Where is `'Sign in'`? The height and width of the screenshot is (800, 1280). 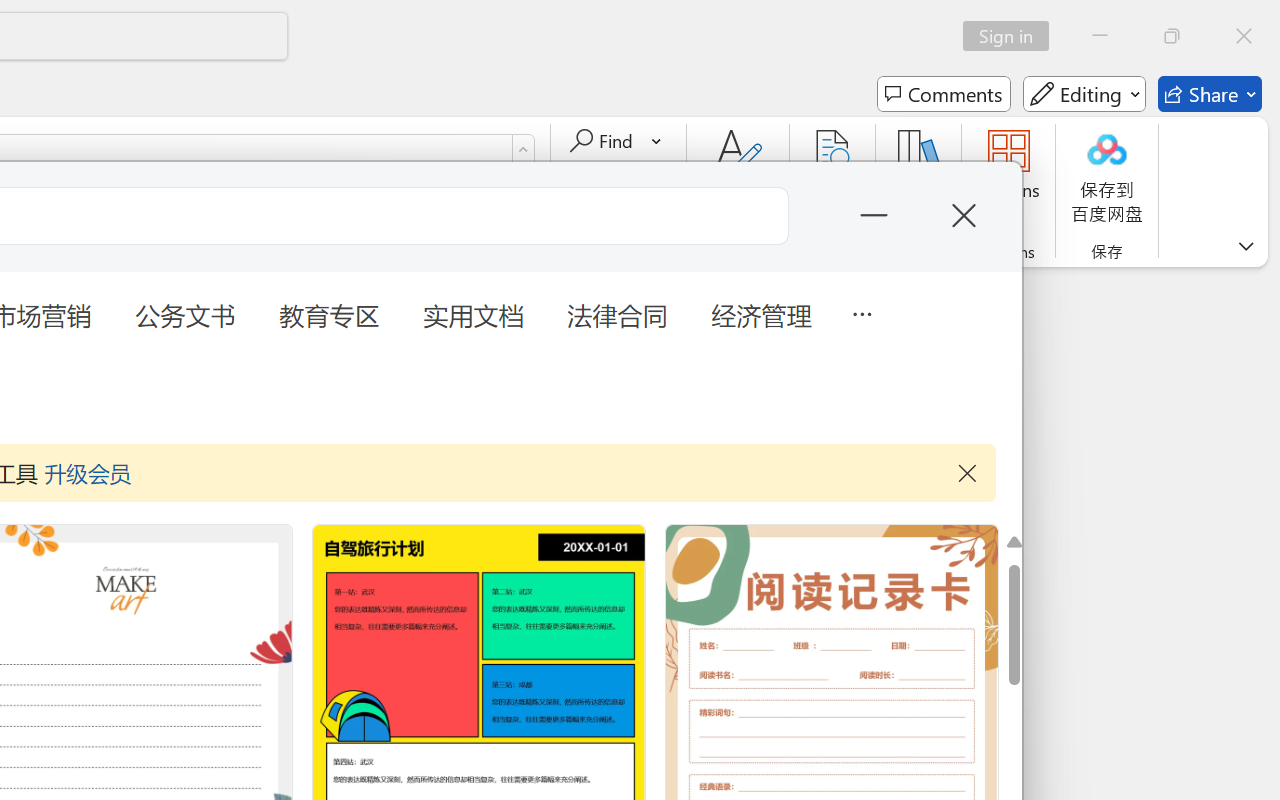
'Sign in' is located at coordinates (1013, 35).